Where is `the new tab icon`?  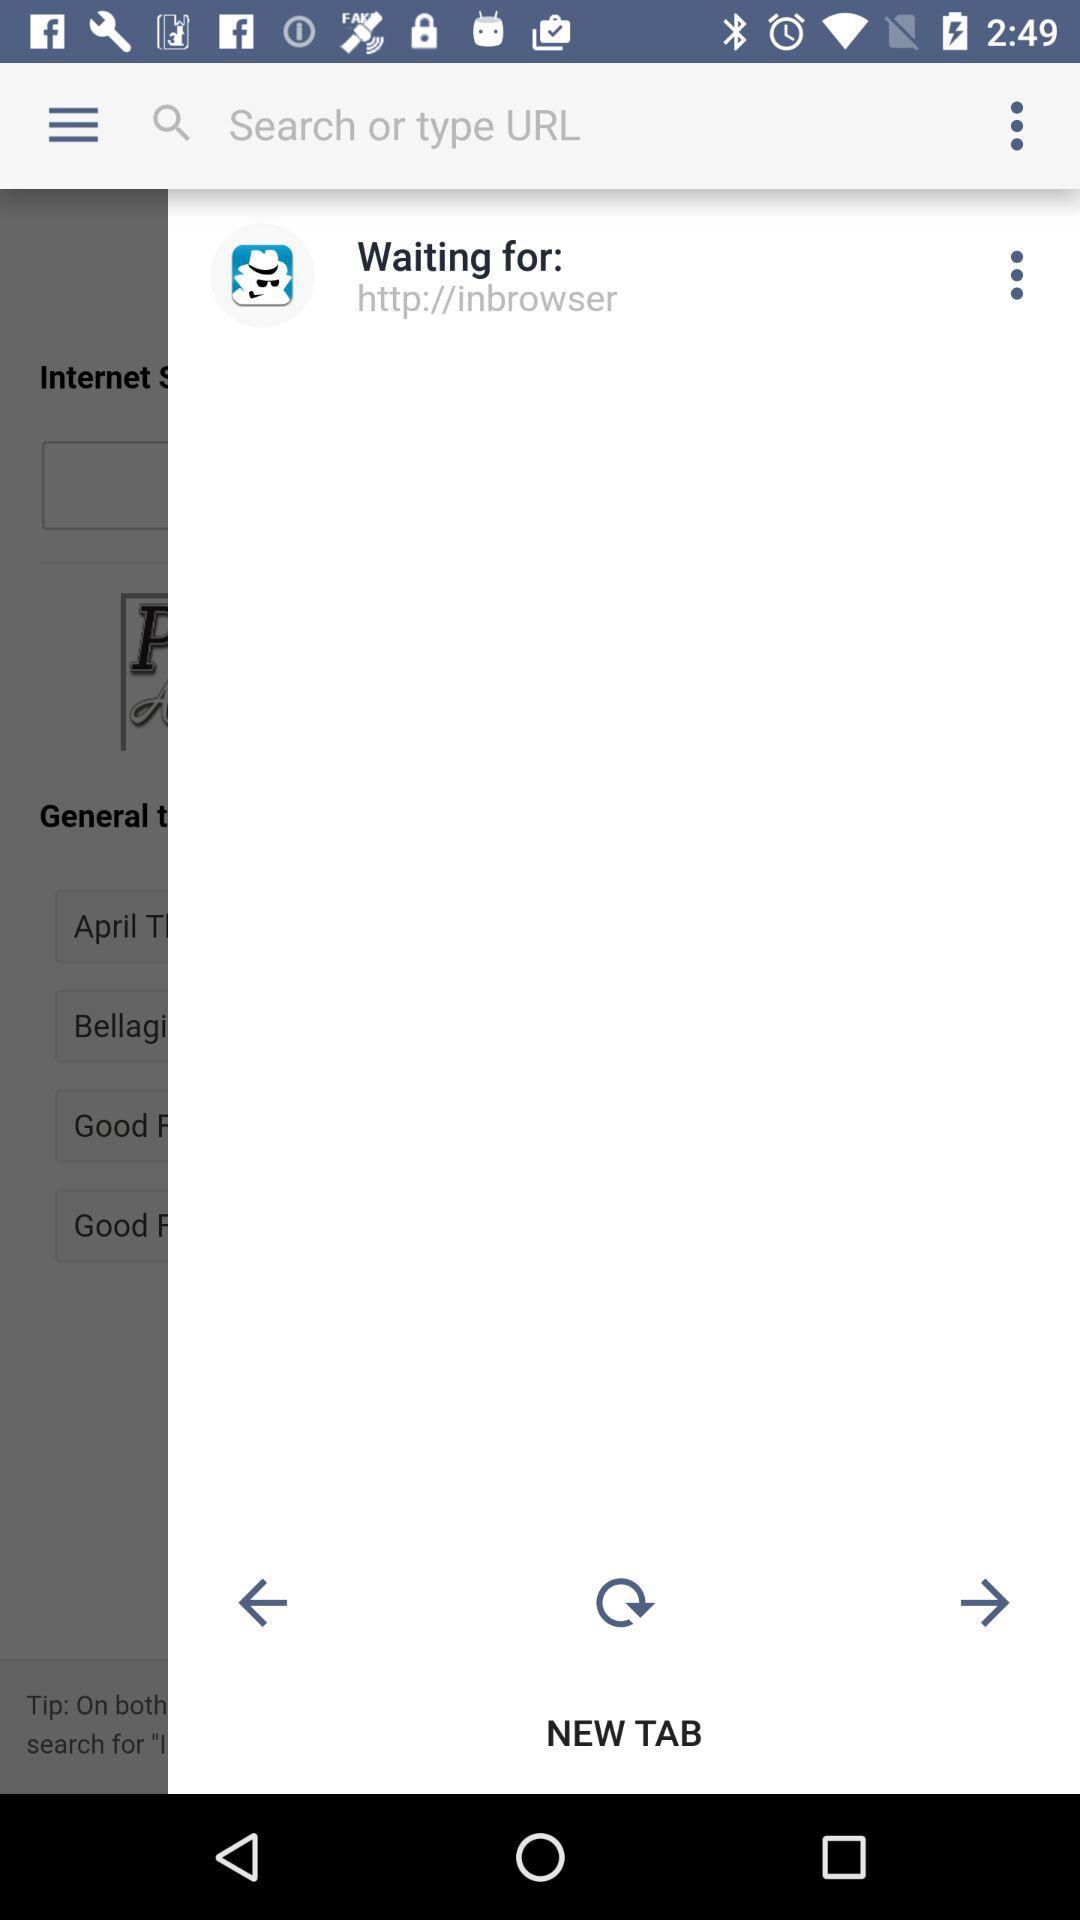
the new tab icon is located at coordinates (623, 1731).